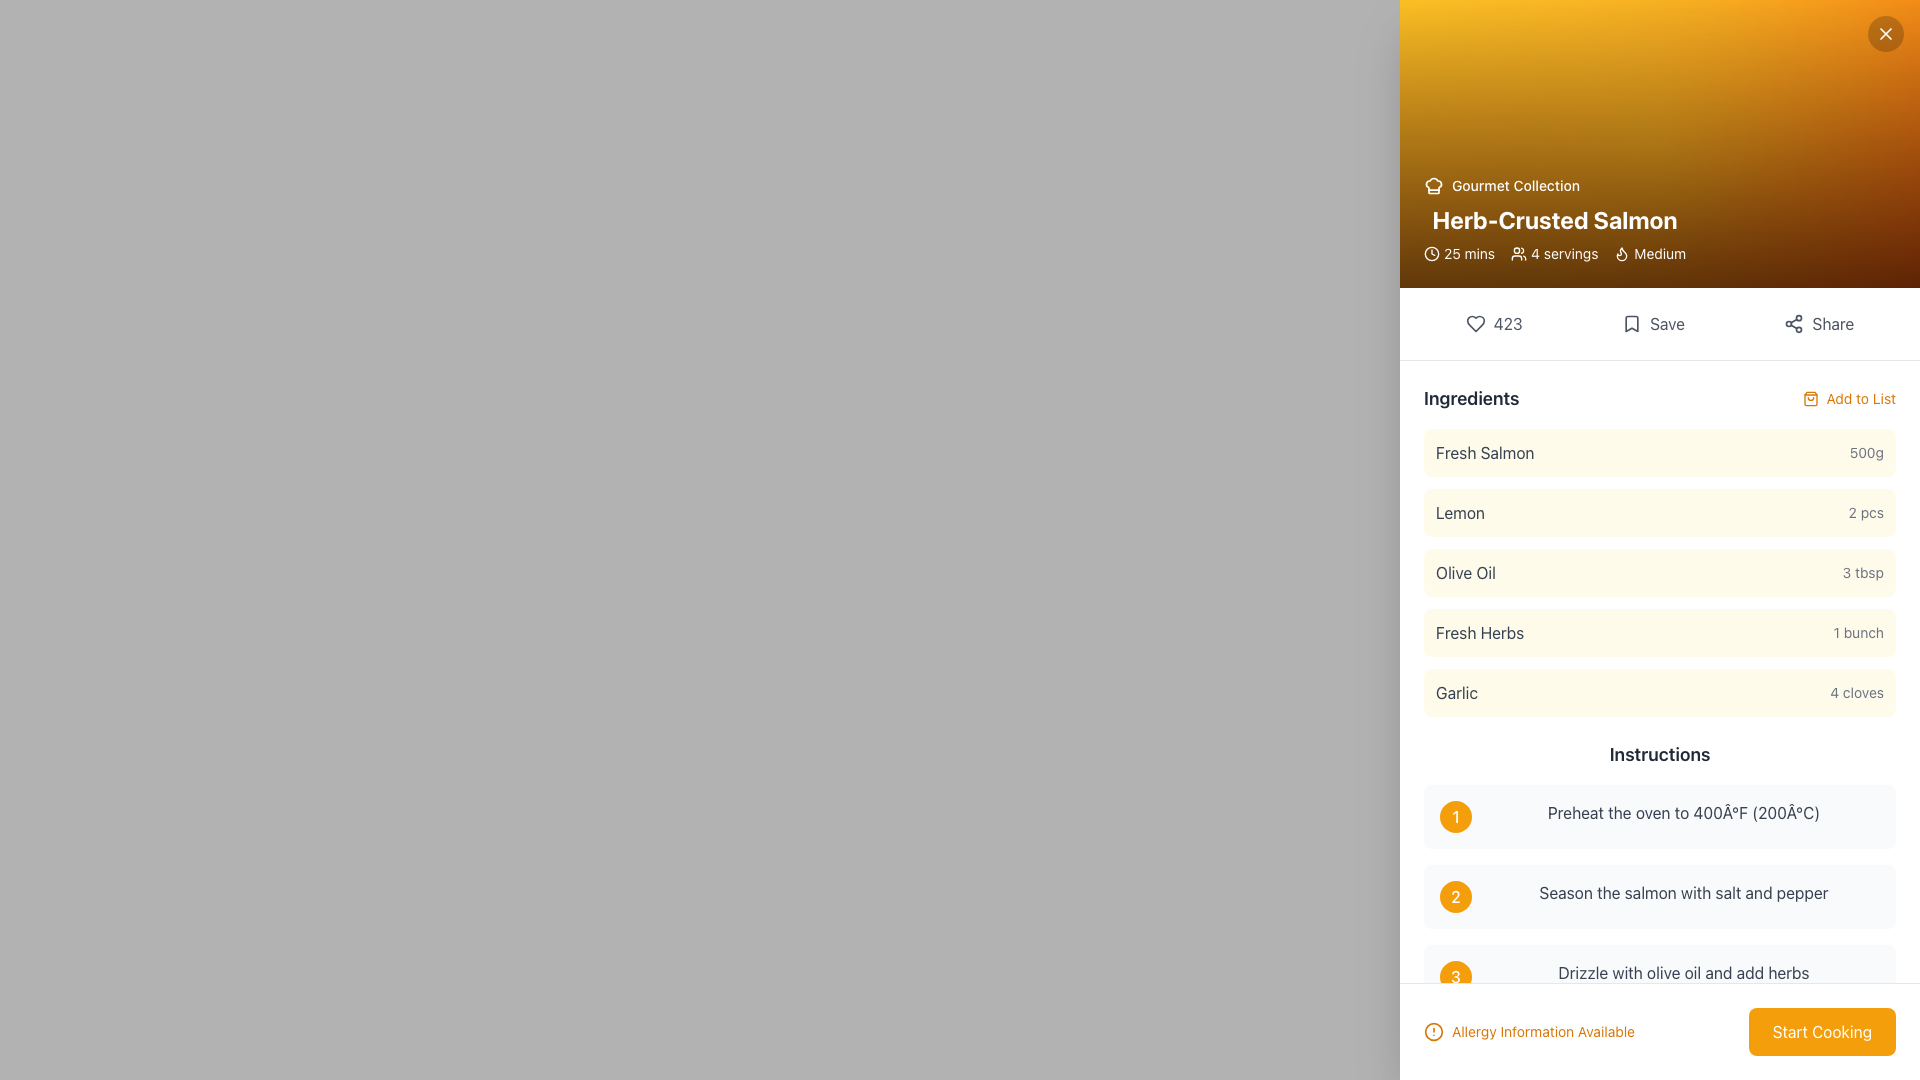 The width and height of the screenshot is (1920, 1080). Describe the element at coordinates (1554, 253) in the screenshot. I see `displayed information from the informational display component located below the title 'Herb-Crusted Salmon', showing preparation time, servings count, and difficulty level` at that location.